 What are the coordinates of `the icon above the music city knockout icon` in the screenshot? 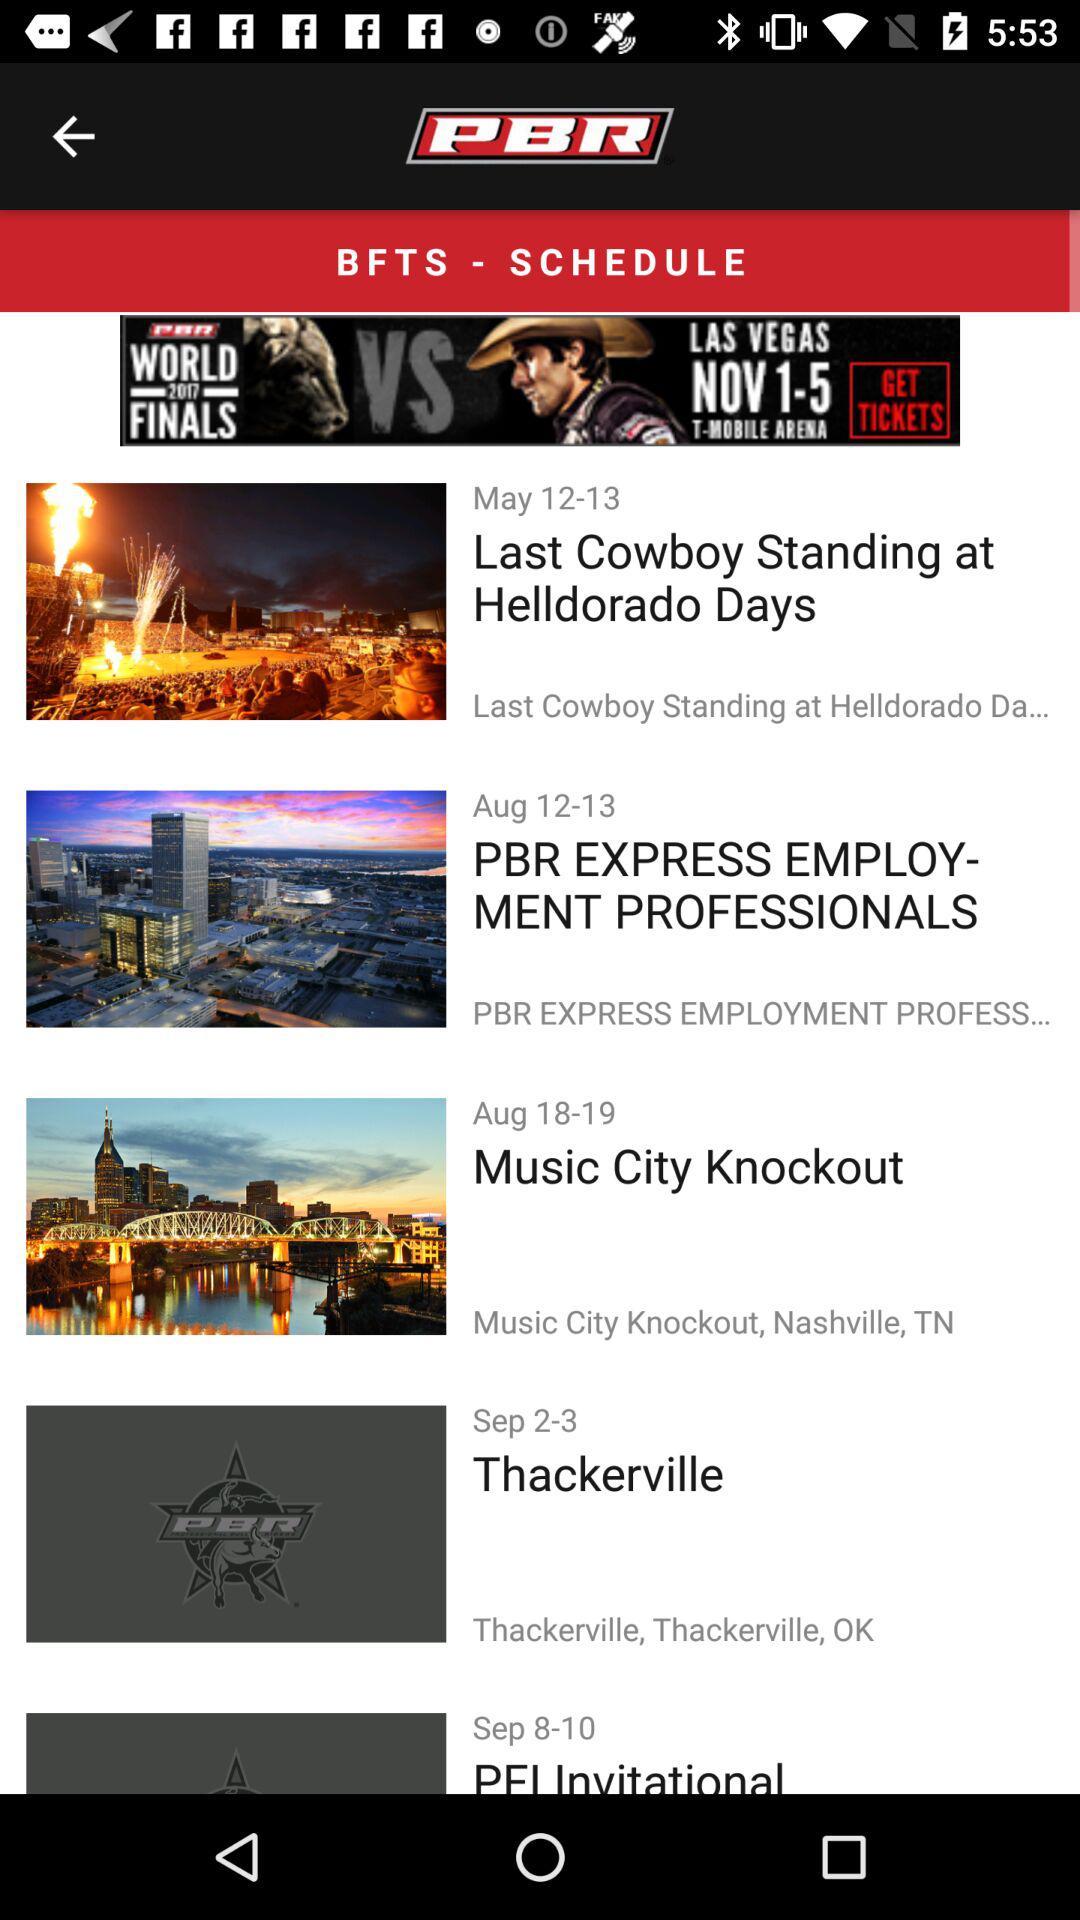 It's located at (548, 1110).